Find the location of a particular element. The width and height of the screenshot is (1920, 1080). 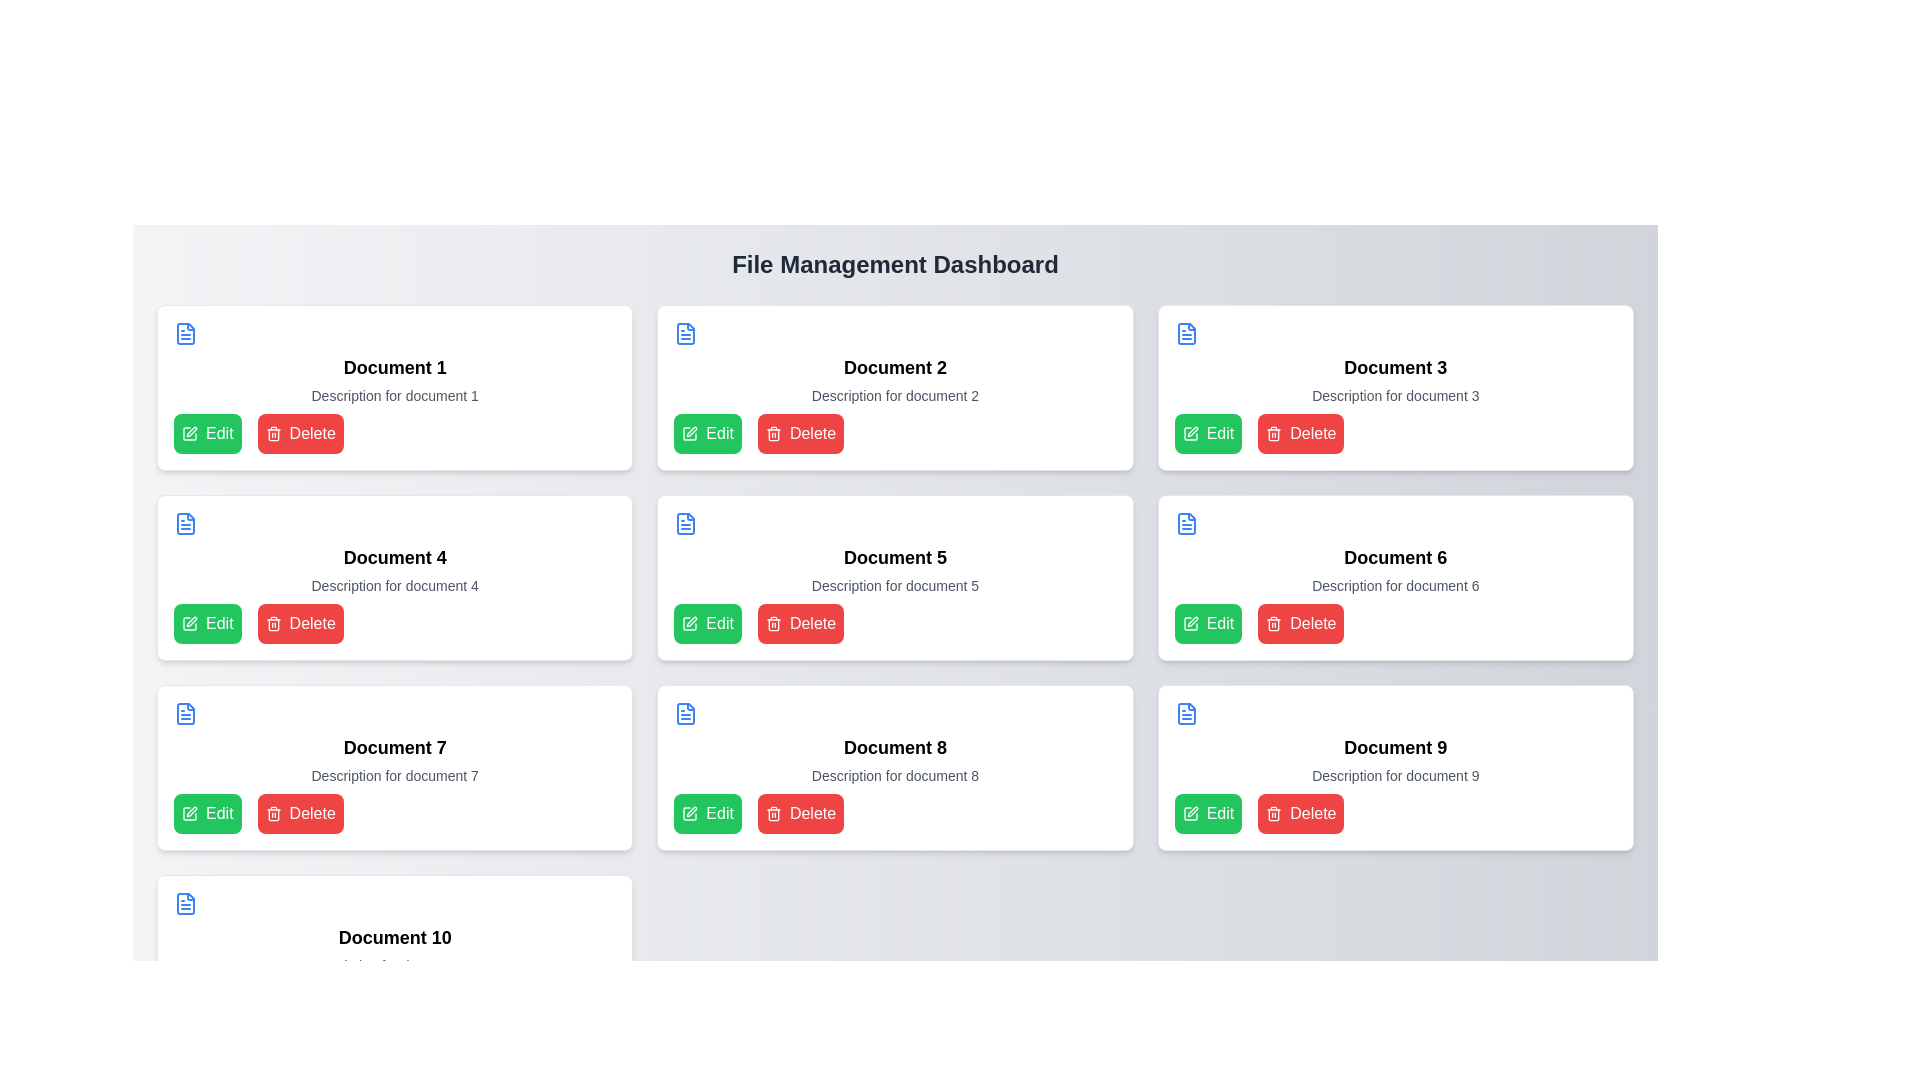

the pencil icon that symbolizes editing functionality, located within the 'Edit' button on the document card is located at coordinates (192, 620).